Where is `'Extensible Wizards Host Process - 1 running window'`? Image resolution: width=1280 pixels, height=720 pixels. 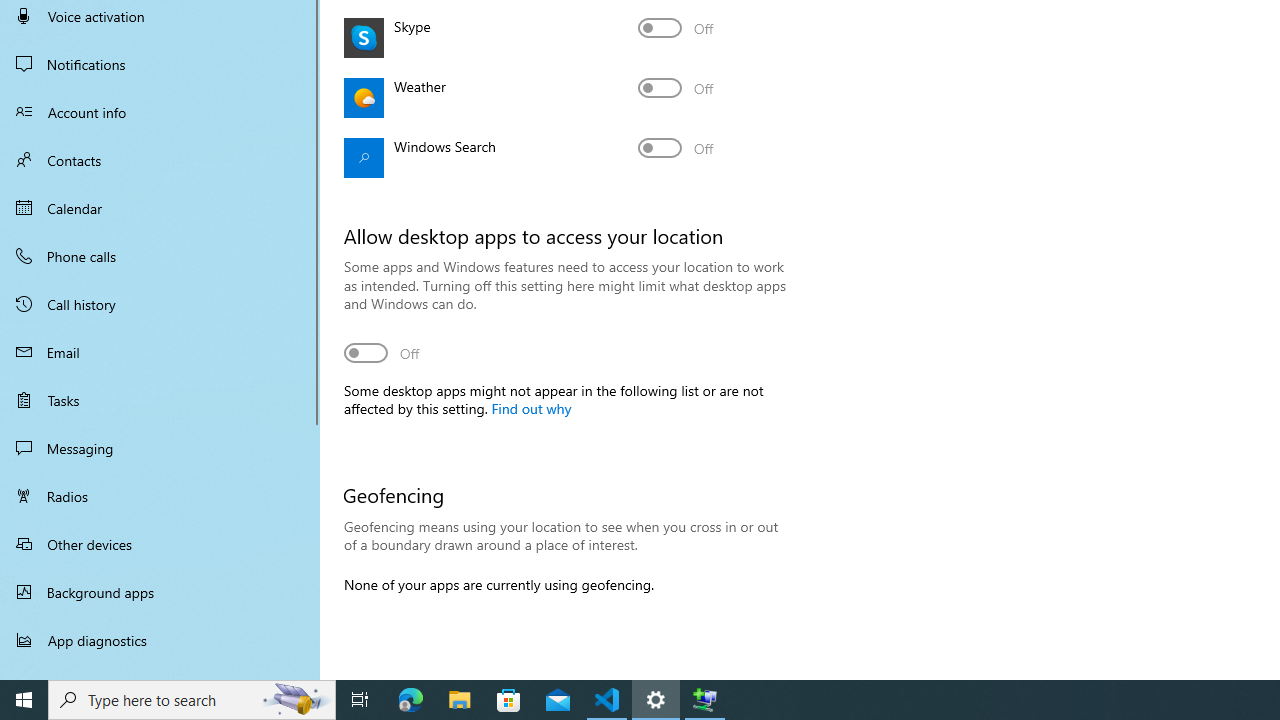 'Extensible Wizards Host Process - 1 running window' is located at coordinates (705, 698).